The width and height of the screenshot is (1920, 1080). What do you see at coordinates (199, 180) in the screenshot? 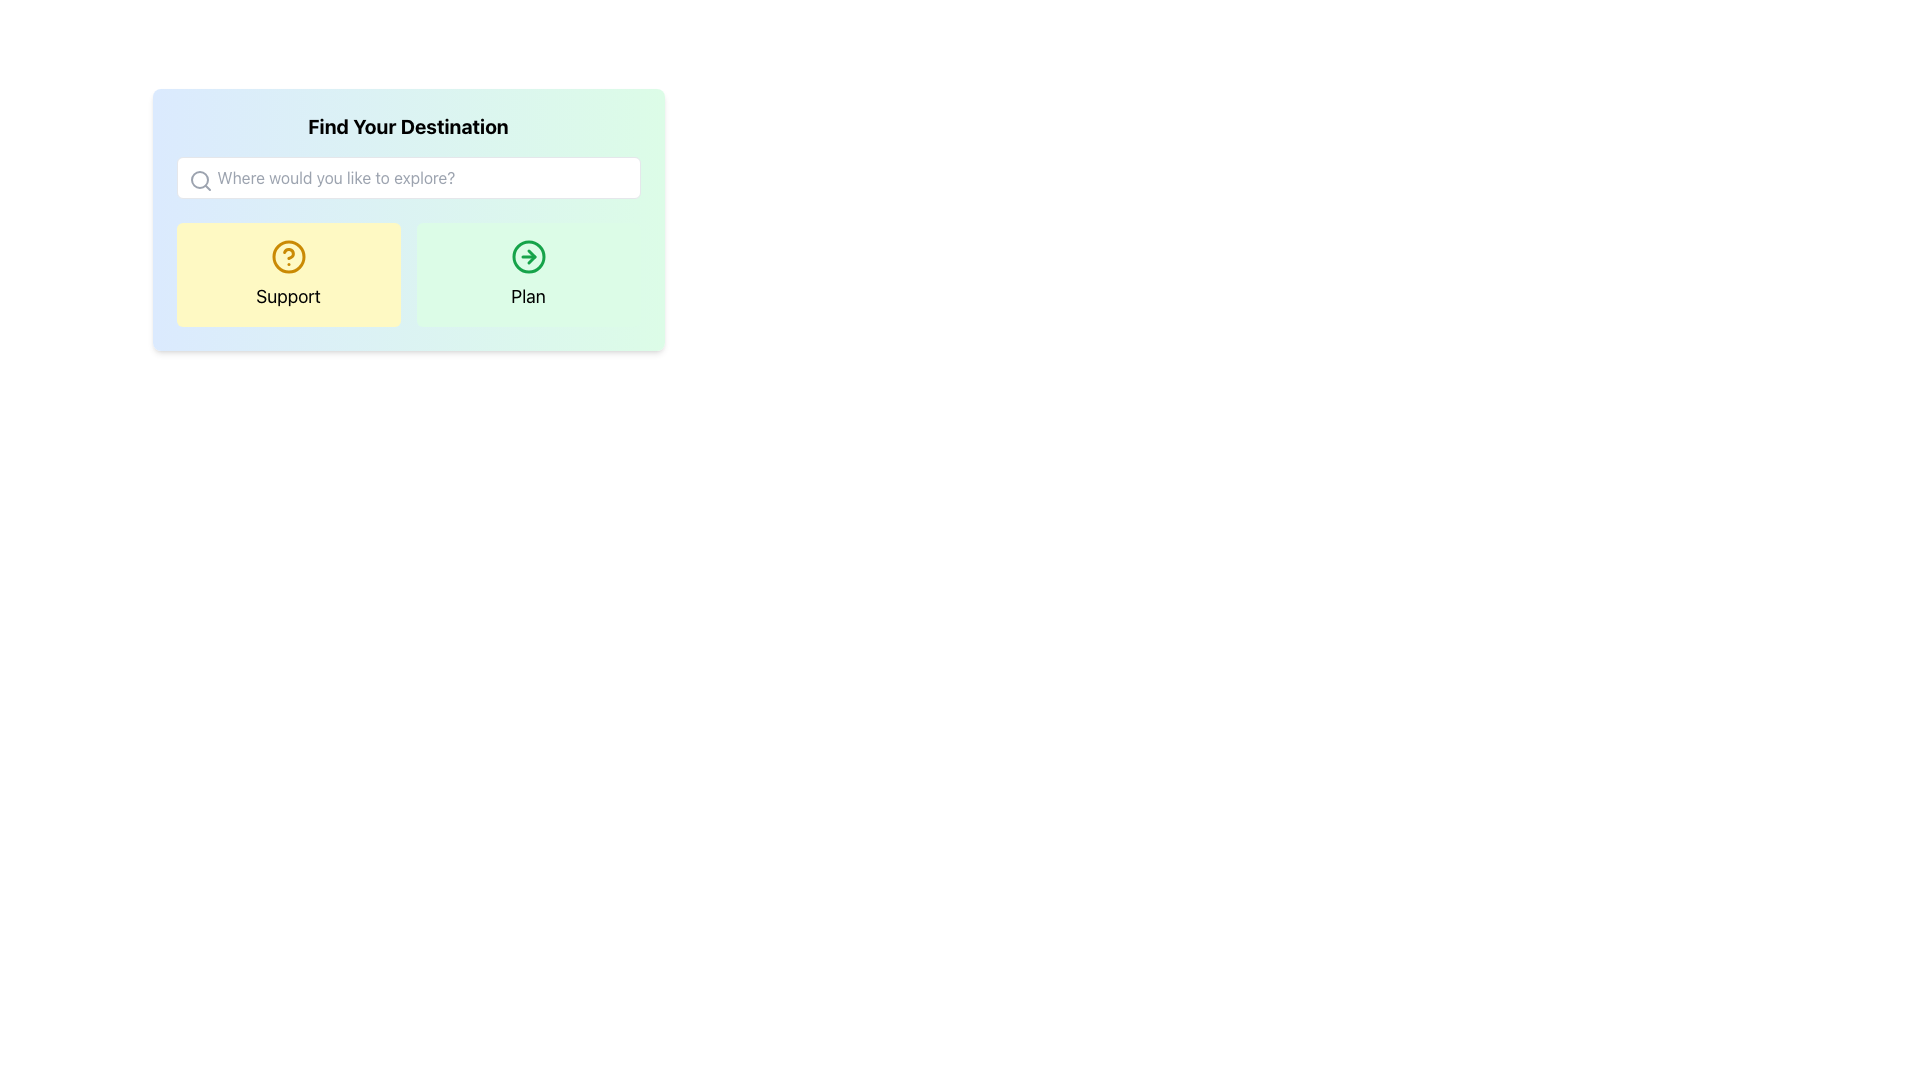
I see `the SVG Circle Element that forms the main body of the search icon located on the left side of the search input box` at bounding box center [199, 180].